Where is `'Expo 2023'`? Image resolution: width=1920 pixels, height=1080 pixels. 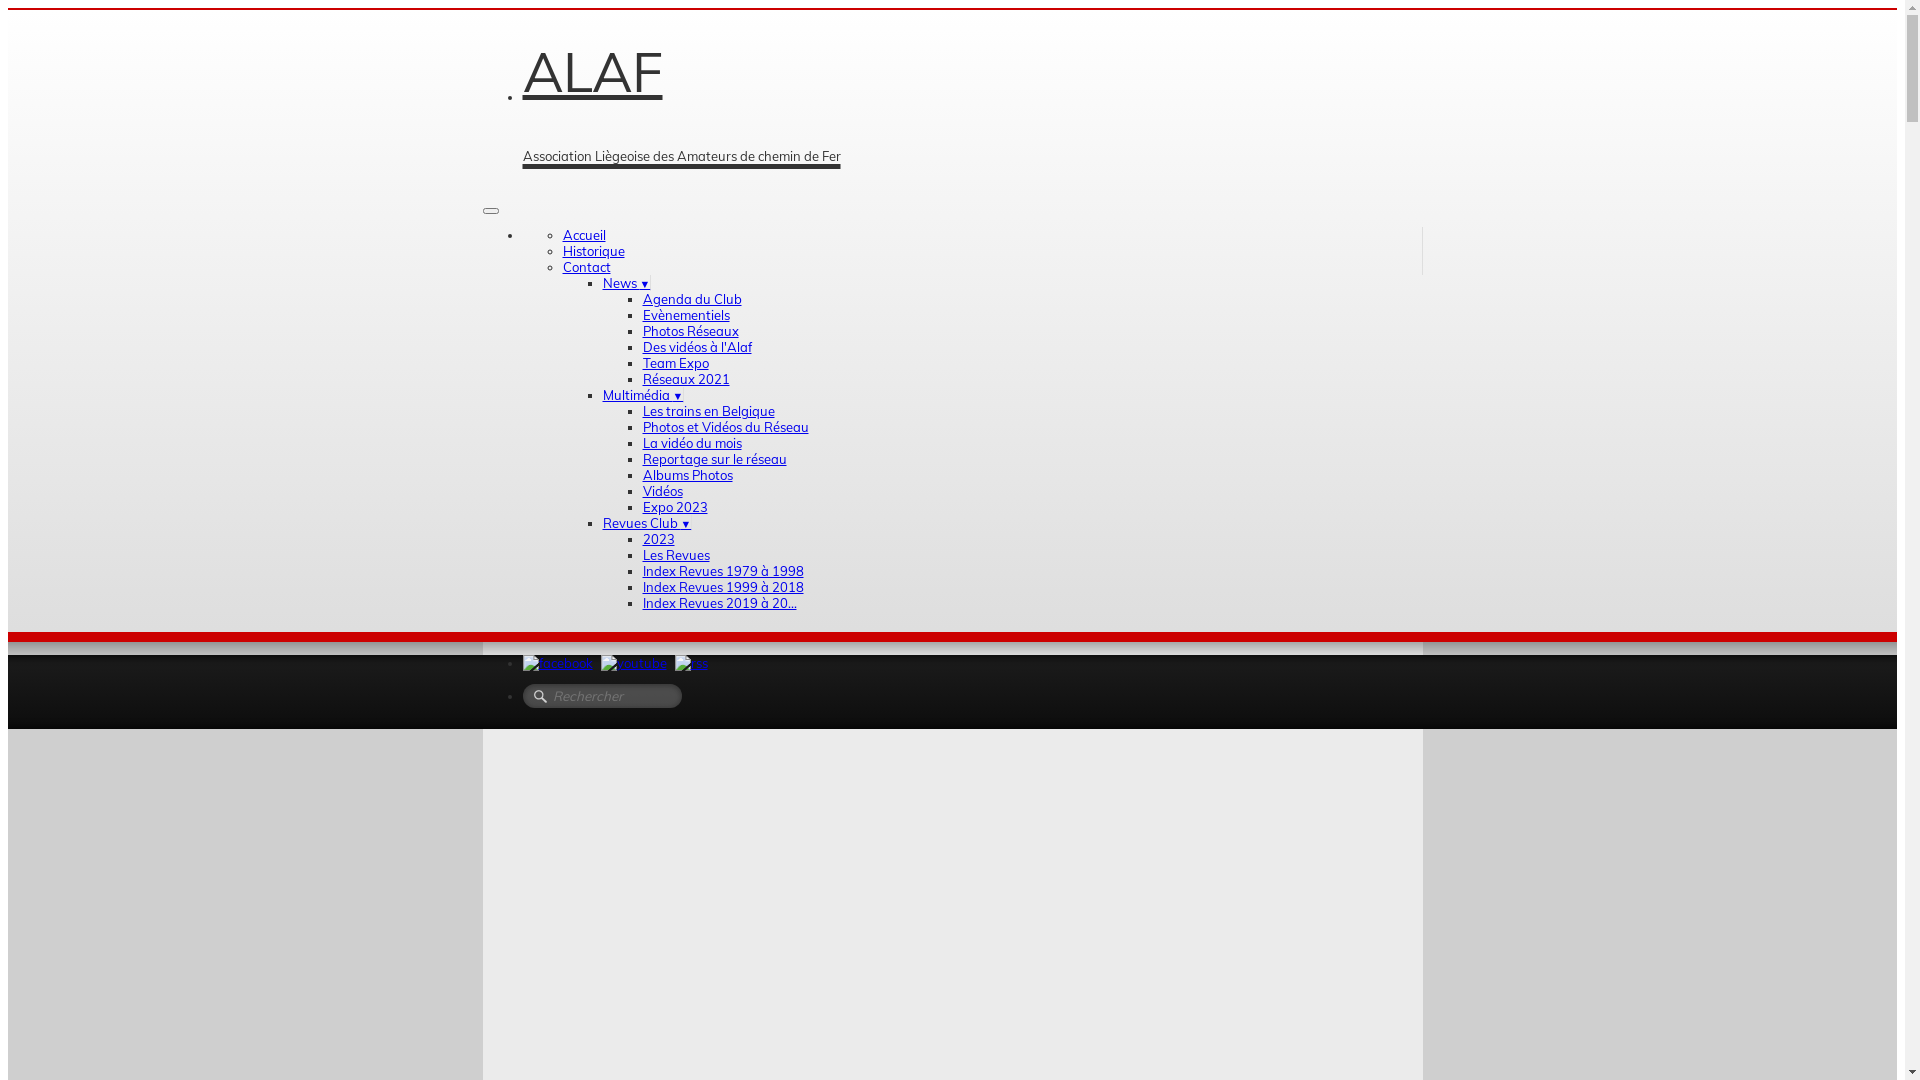 'Expo 2023' is located at coordinates (674, 505).